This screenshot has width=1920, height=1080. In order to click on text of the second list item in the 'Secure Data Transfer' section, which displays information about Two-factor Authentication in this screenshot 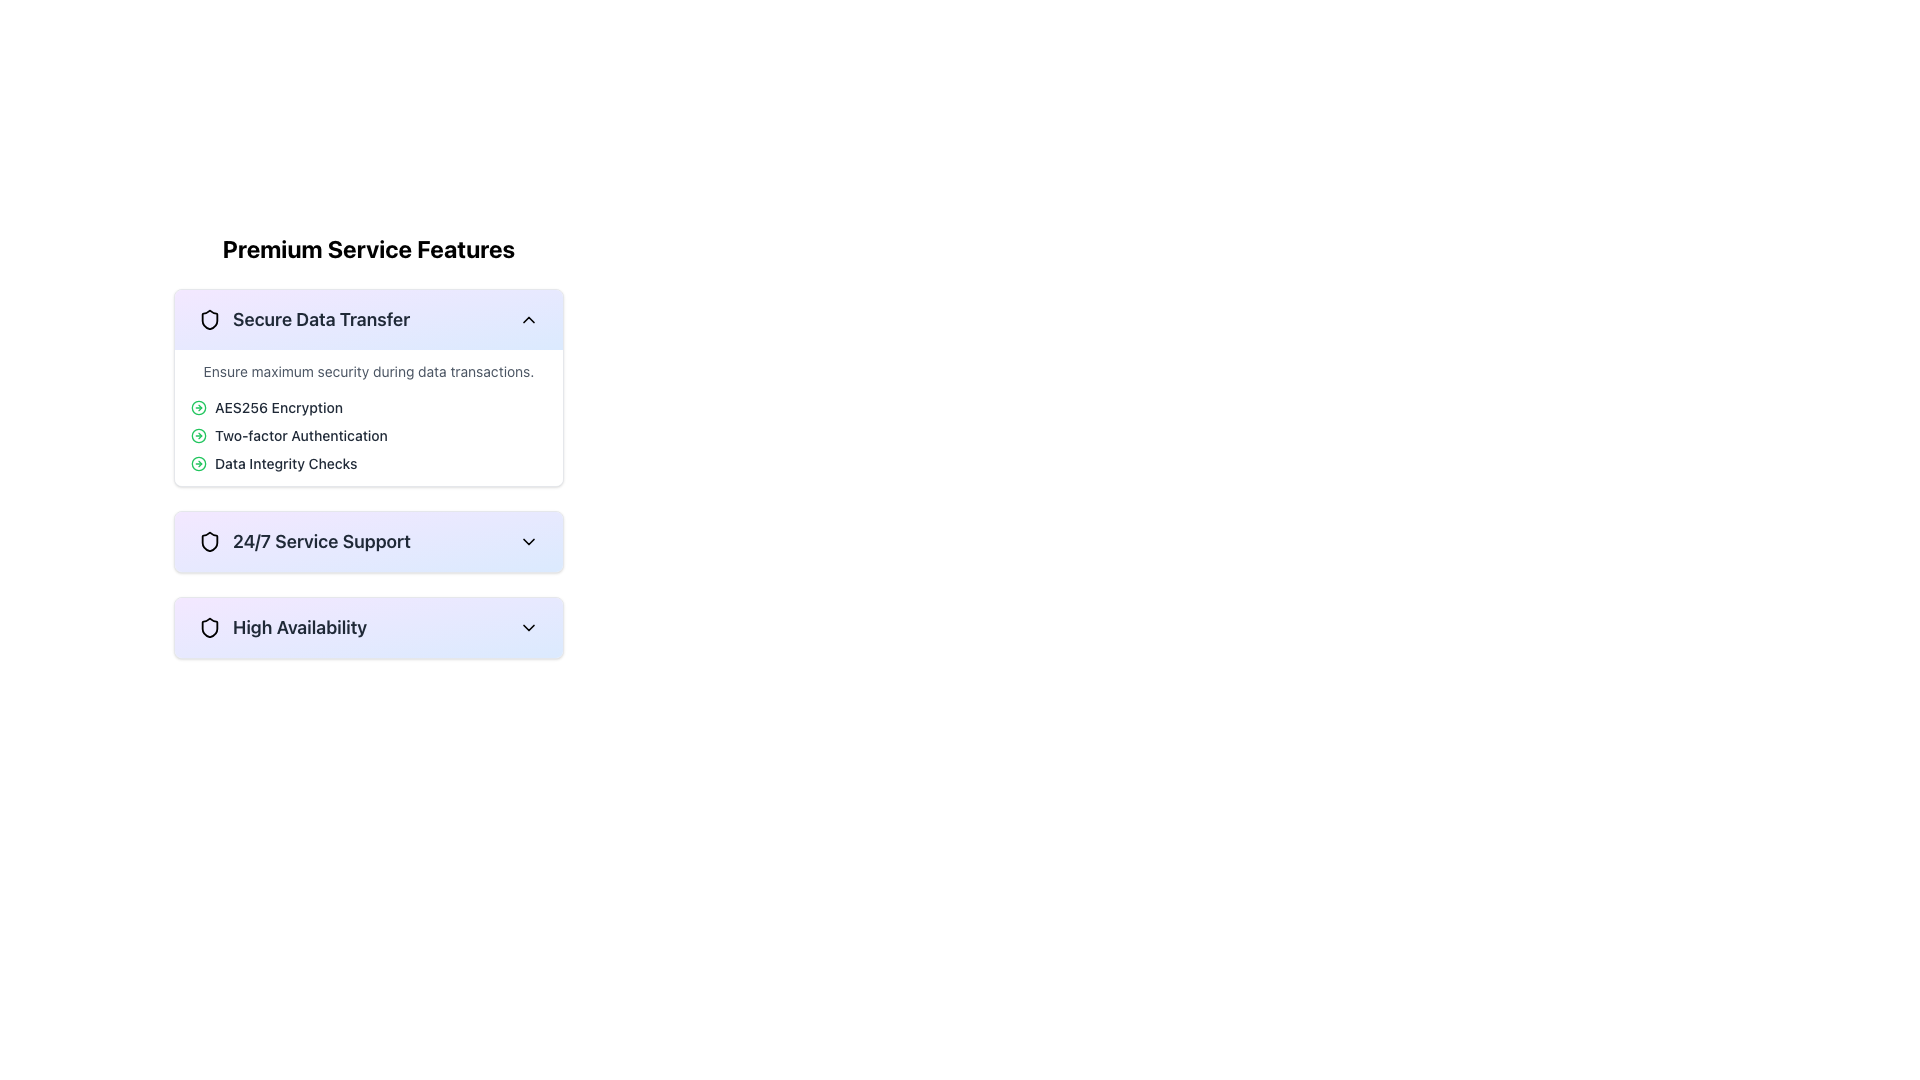, I will do `click(369, 434)`.